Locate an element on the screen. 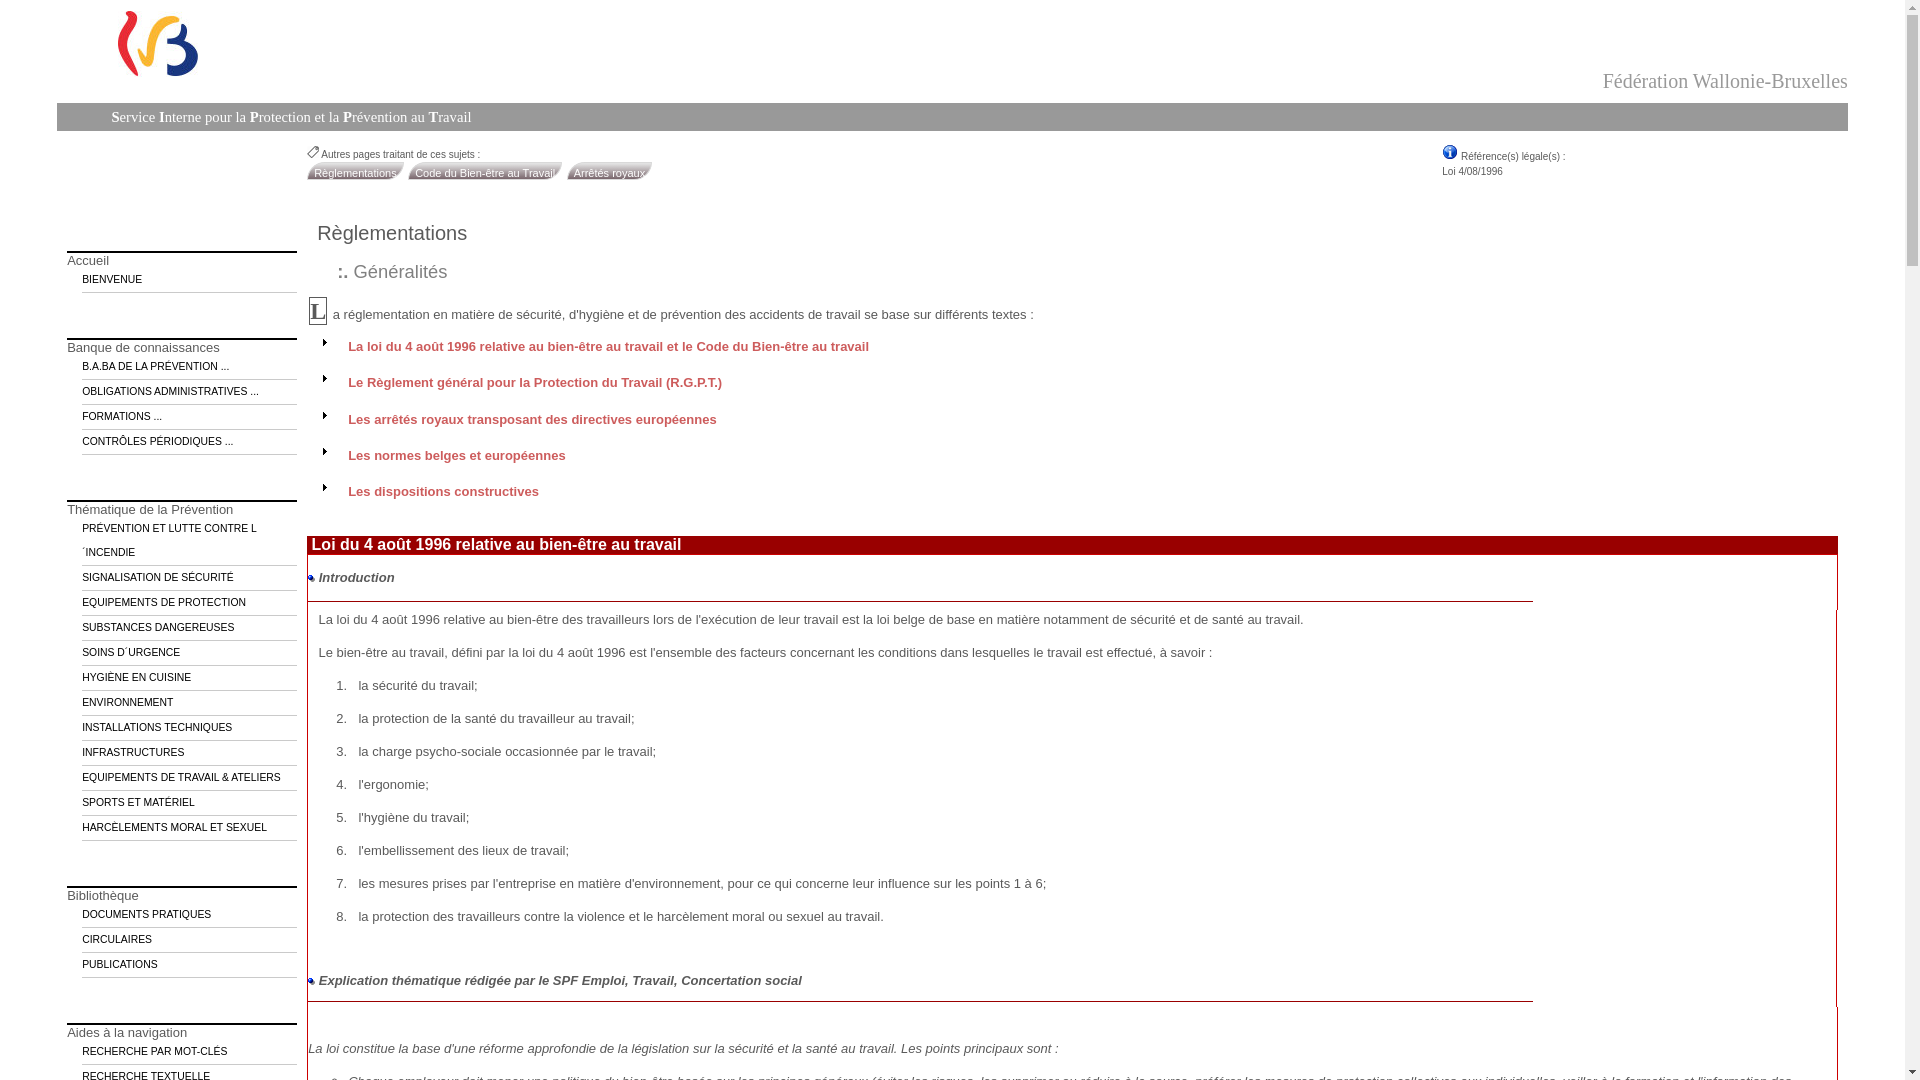  'DOCUMENTS PRATIQUES' is located at coordinates (189, 915).